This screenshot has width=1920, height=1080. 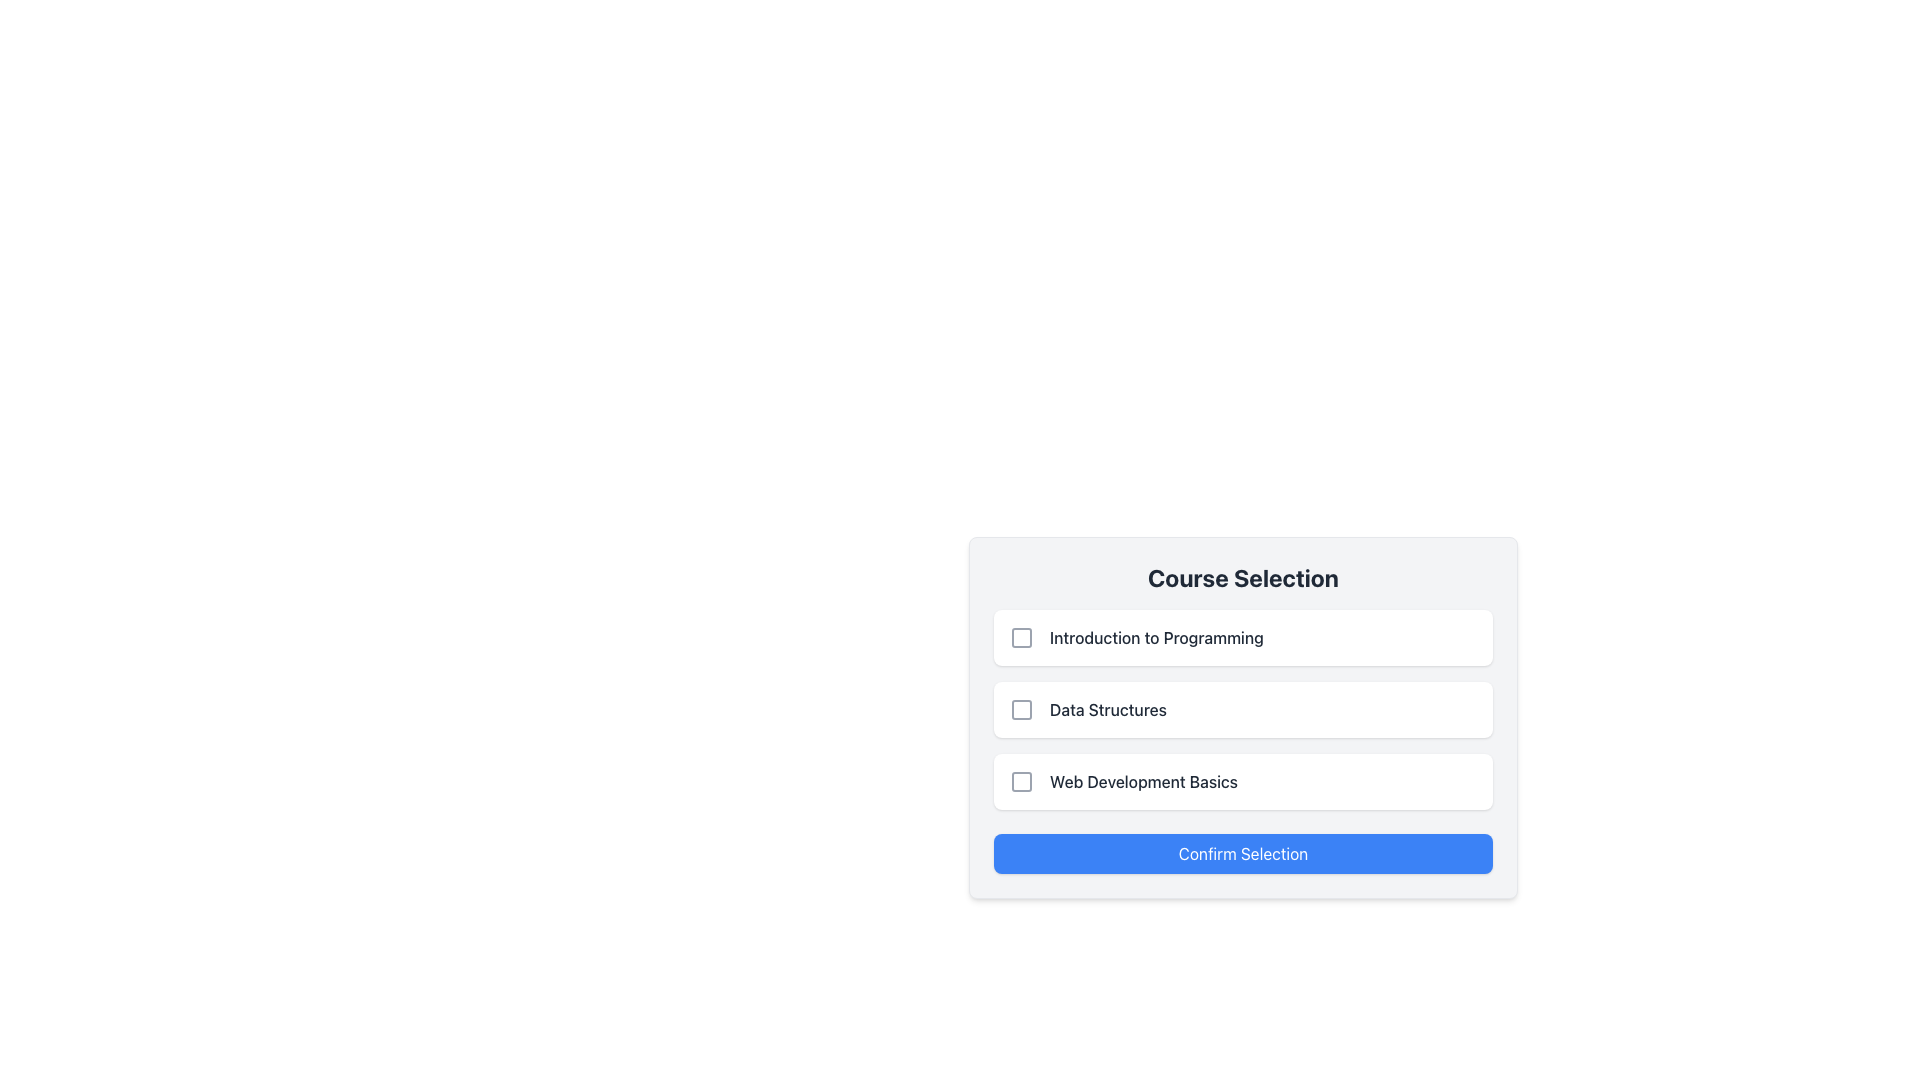 What do you see at coordinates (1242, 781) in the screenshot?
I see `the 'Web Development Basics' option, which is the third item in the course selection list` at bounding box center [1242, 781].